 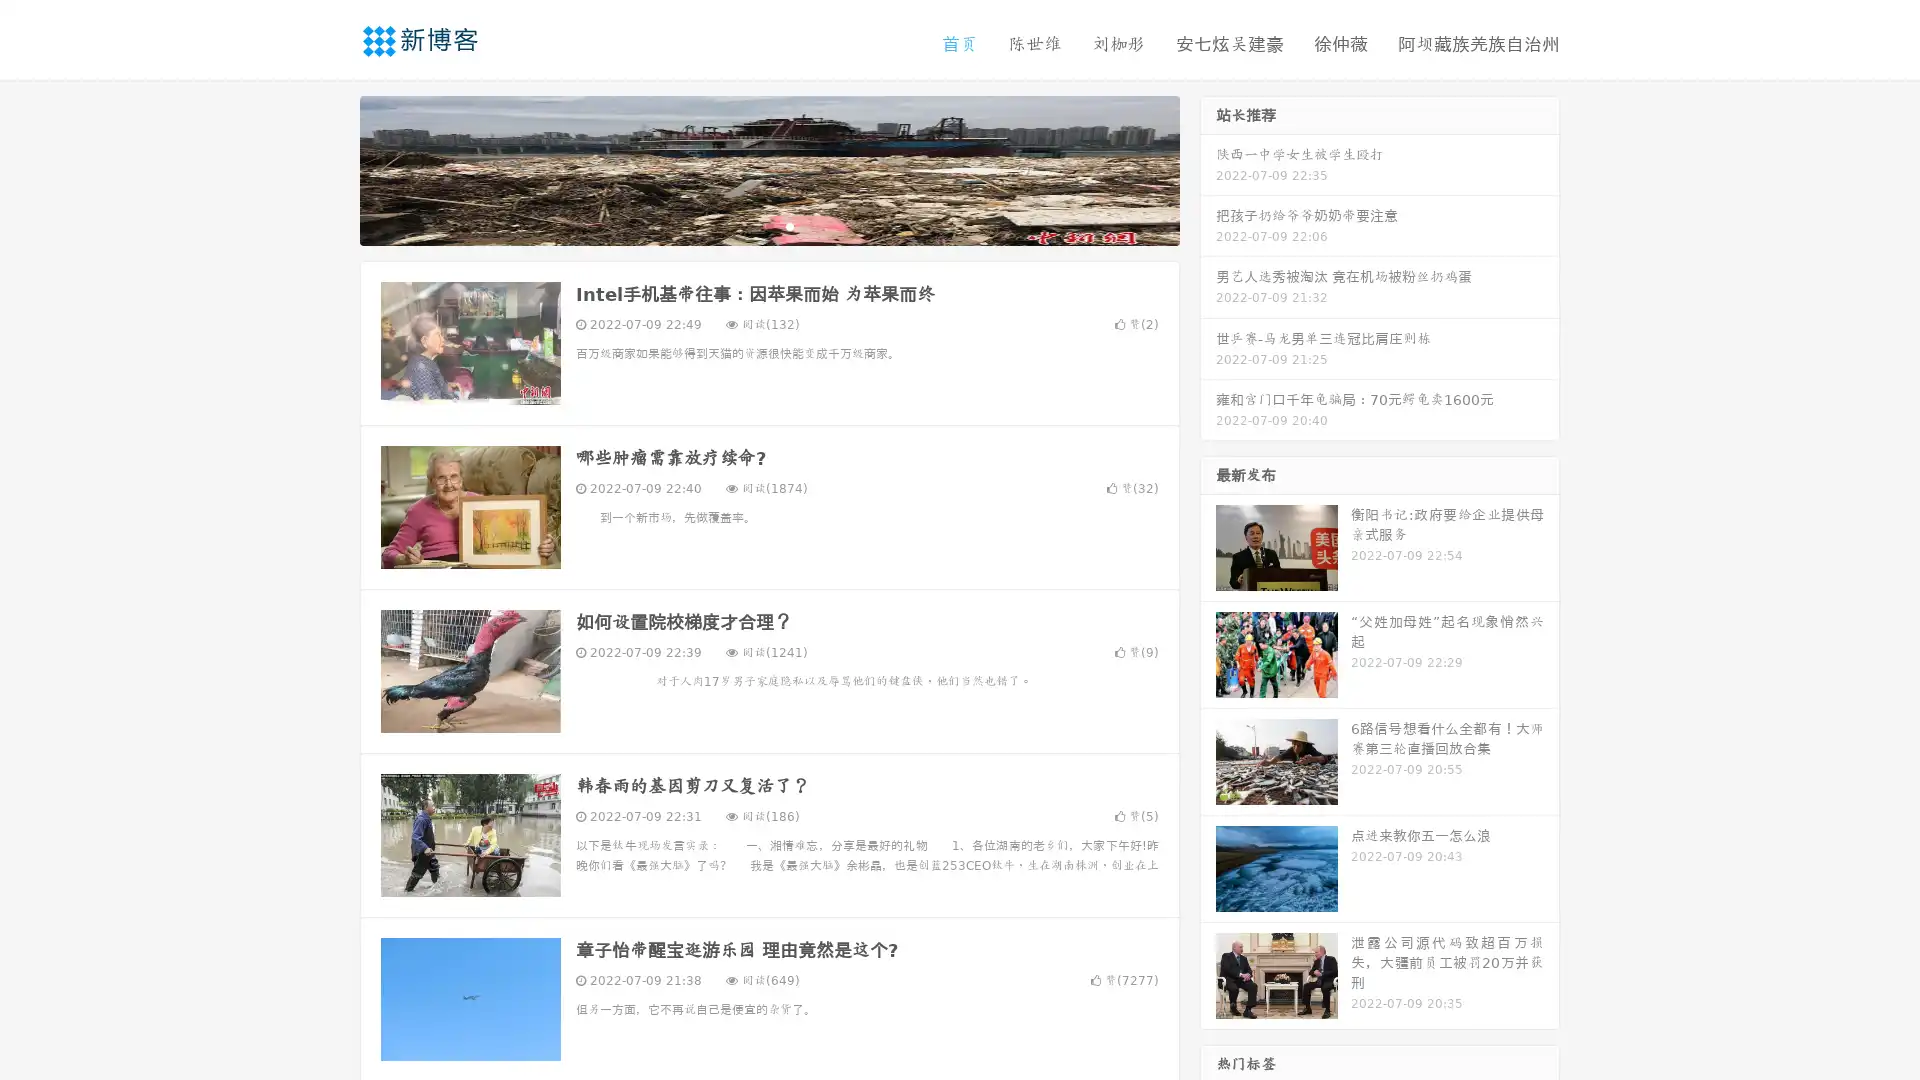 What do you see at coordinates (789, 225) in the screenshot?
I see `Go to slide 3` at bounding box center [789, 225].